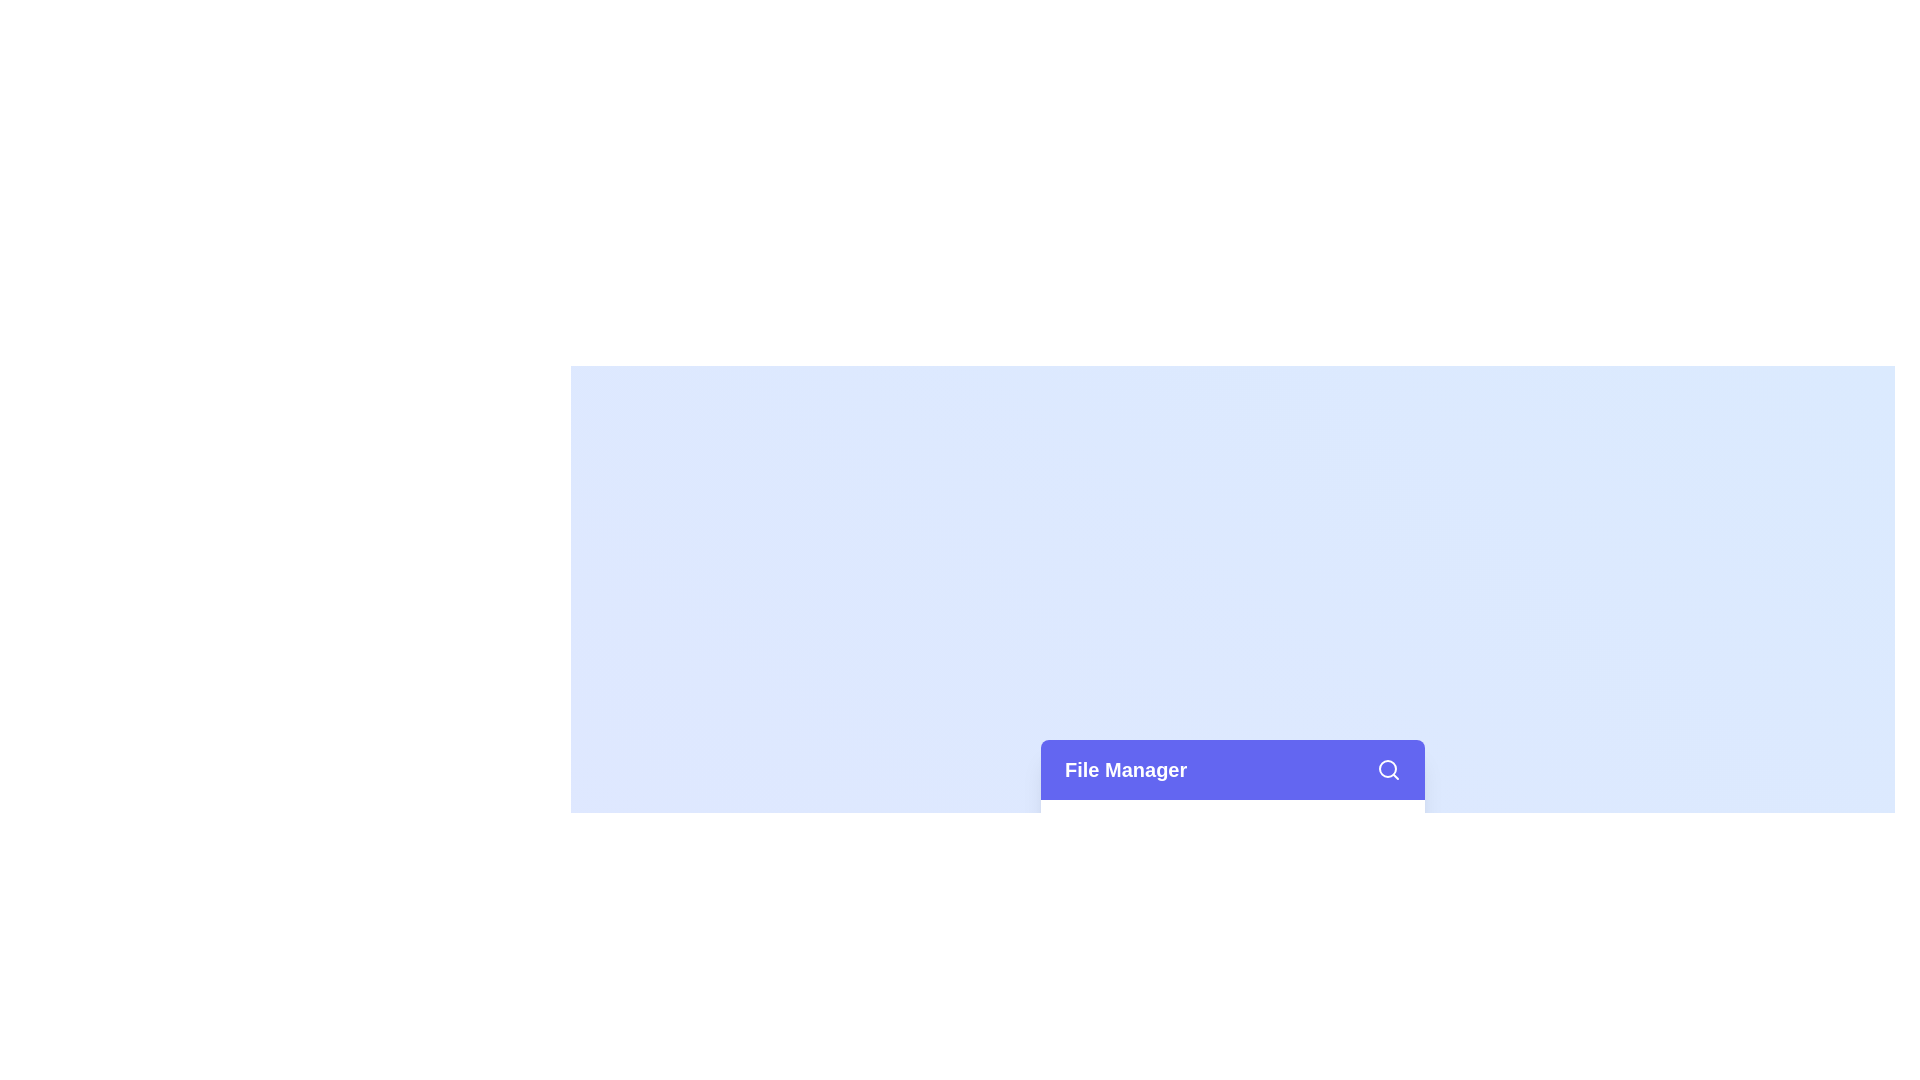 The height and width of the screenshot is (1080, 1920). What do you see at coordinates (1232, 769) in the screenshot?
I see `the 'File Manager' header to focus or interact with it` at bounding box center [1232, 769].